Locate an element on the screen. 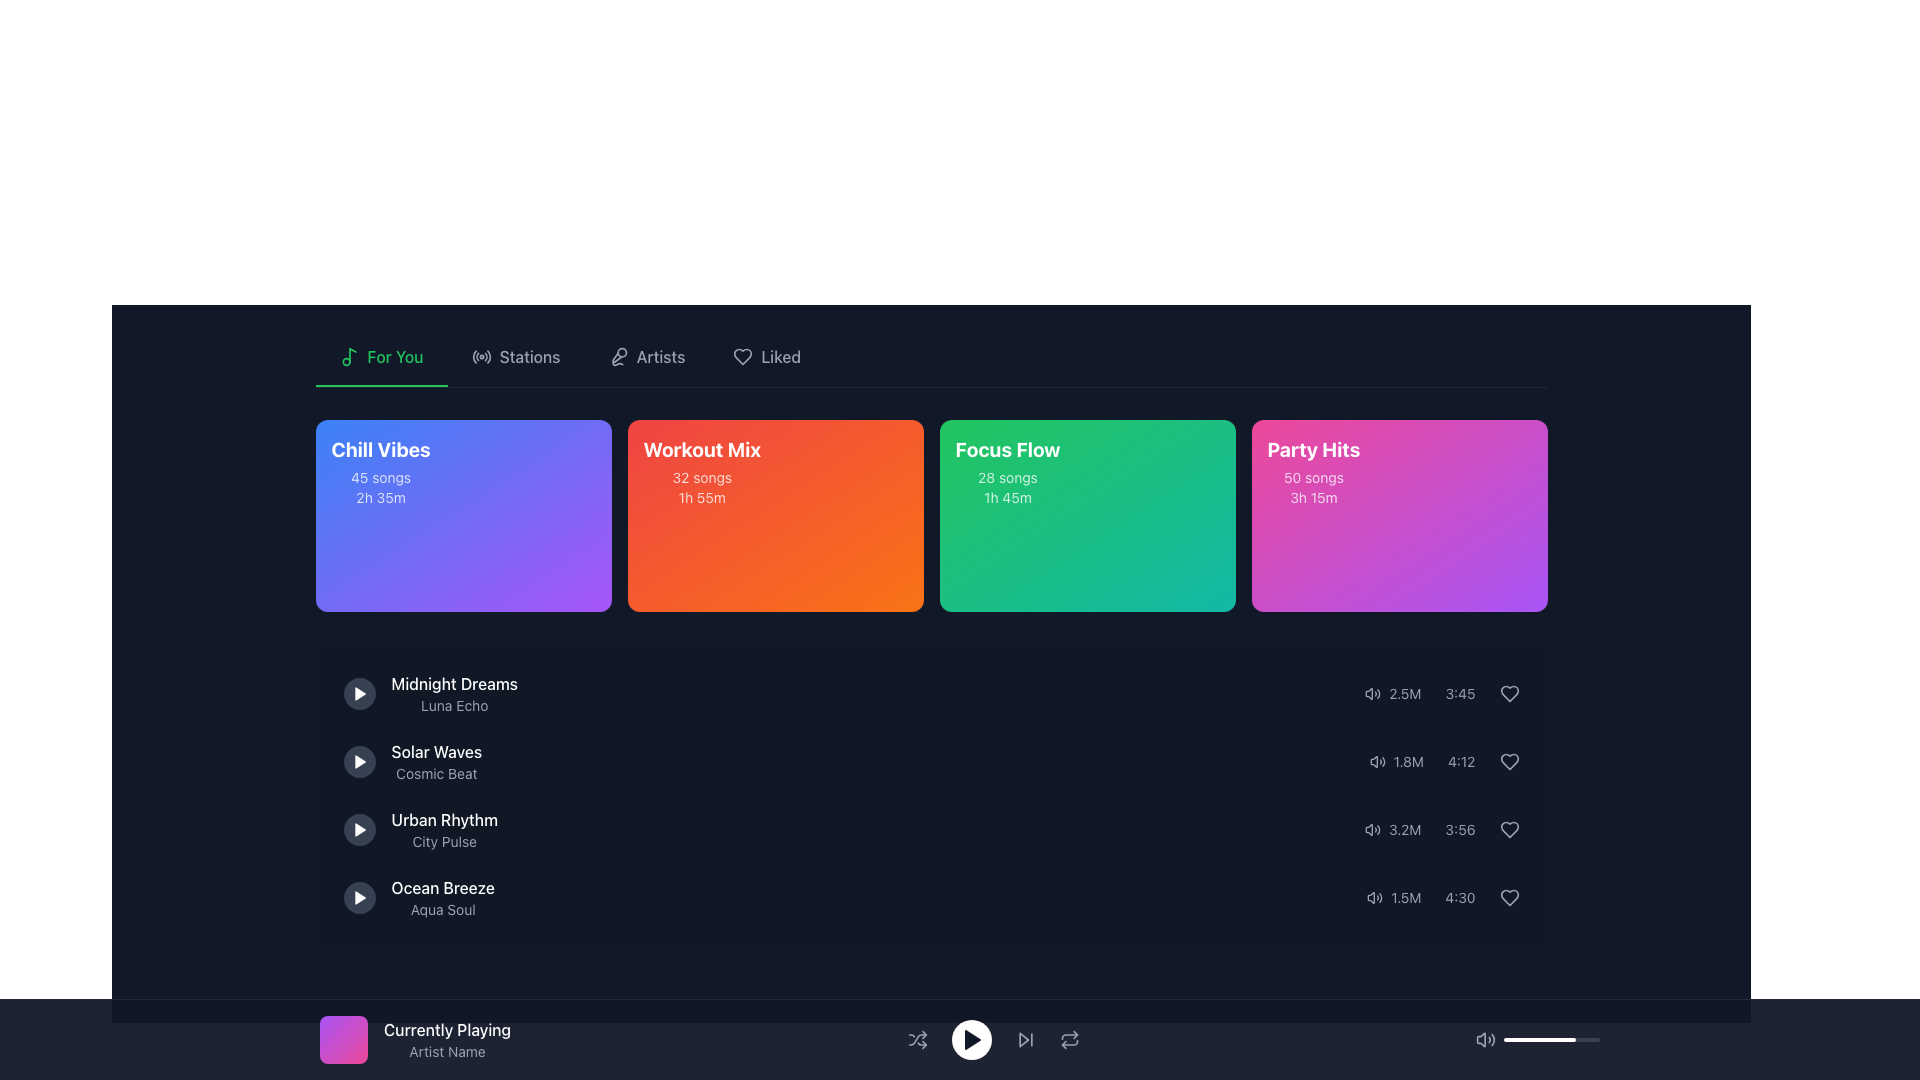  information displayed on the Label with graphic accompaniment indicating the currently playing track and artist's name located towards the bottom left of the interface is located at coordinates (414, 1039).